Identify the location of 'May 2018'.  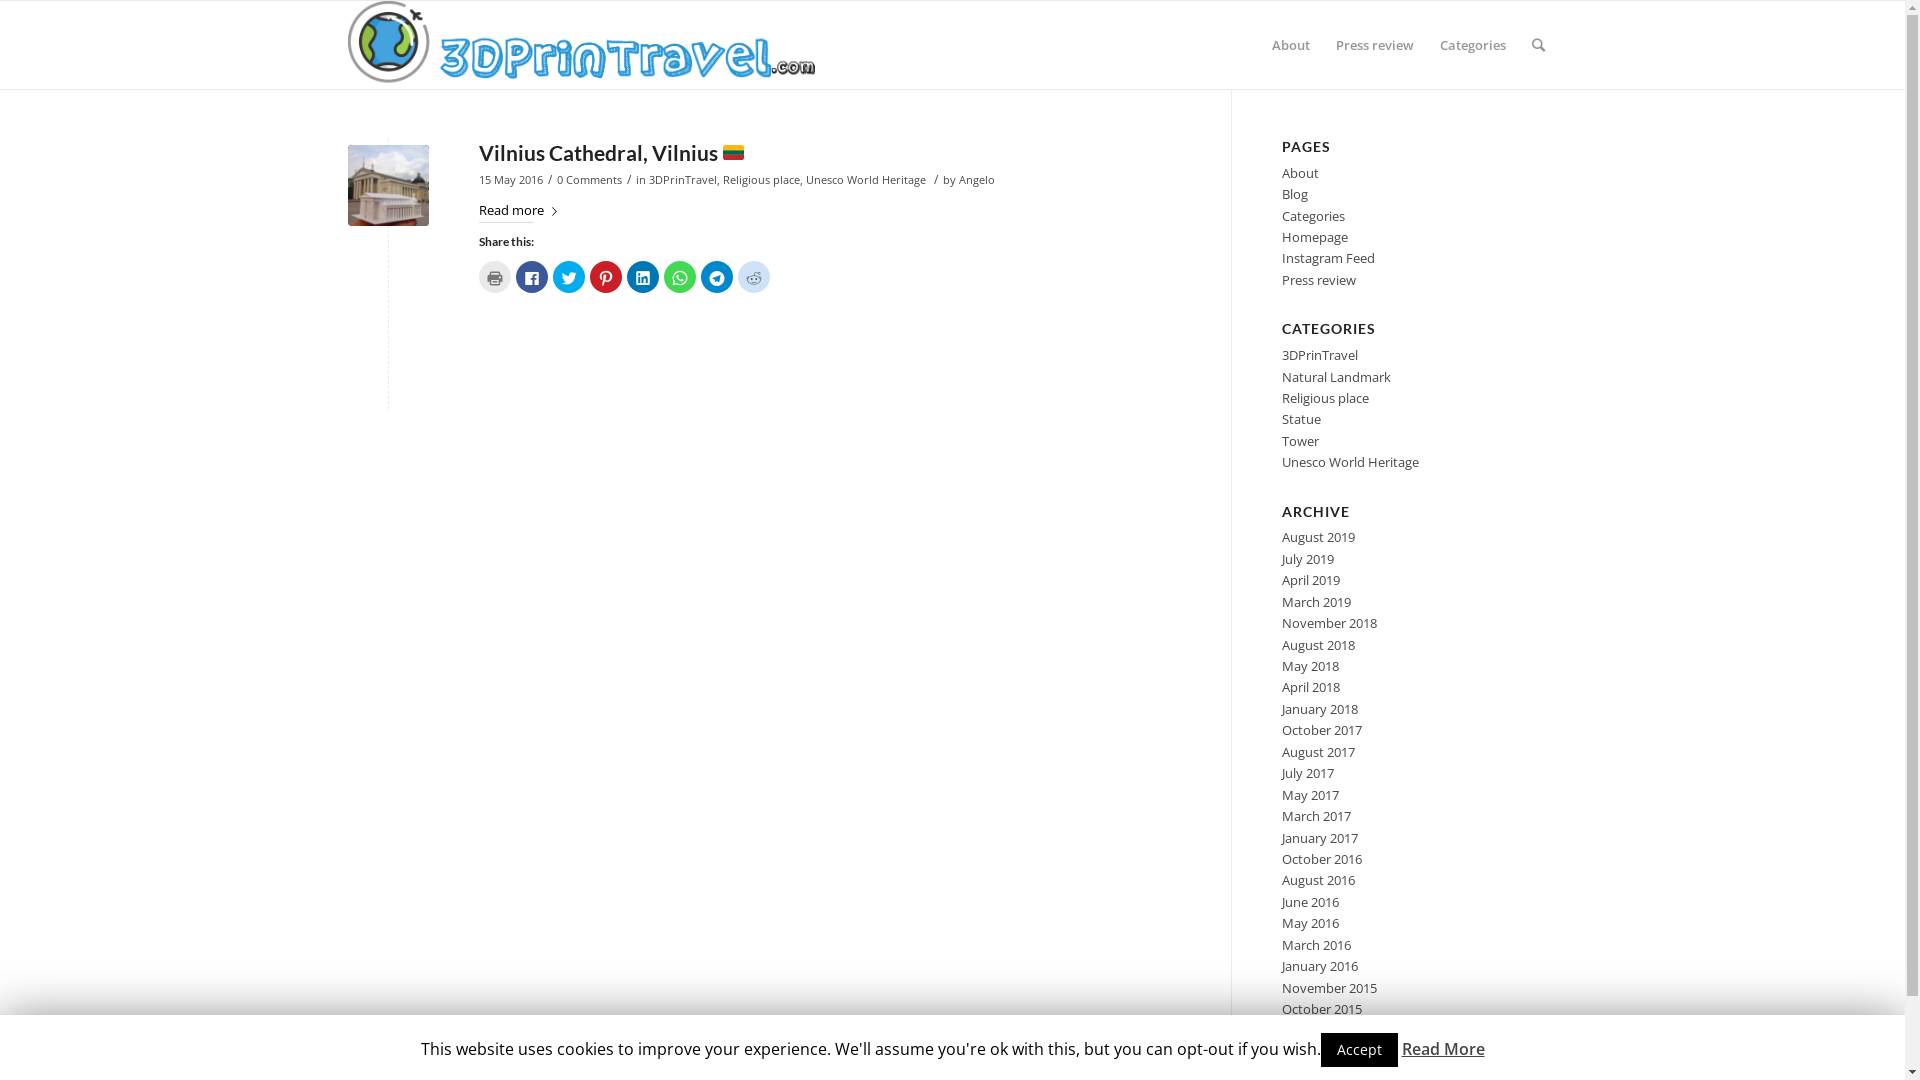
(1281, 666).